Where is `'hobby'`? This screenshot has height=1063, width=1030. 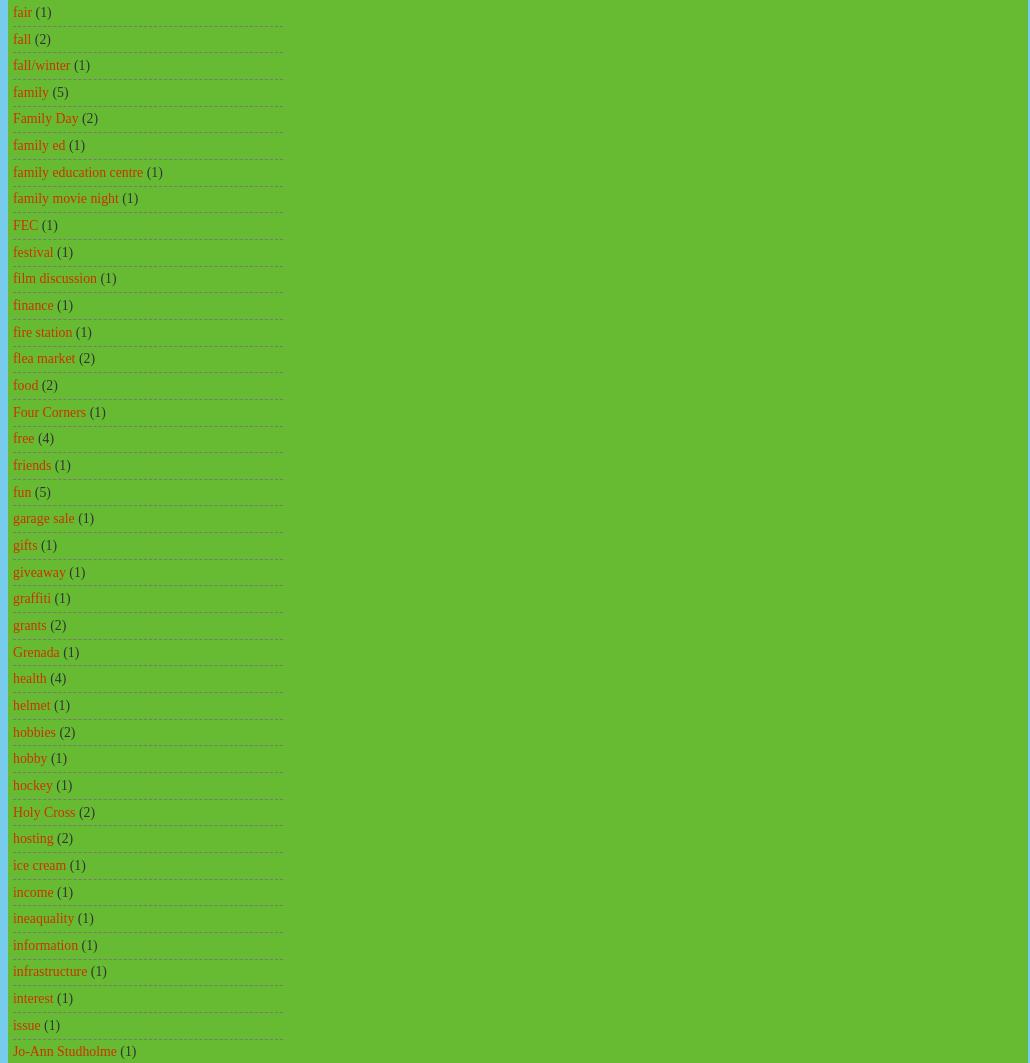
'hobby' is located at coordinates (29, 757).